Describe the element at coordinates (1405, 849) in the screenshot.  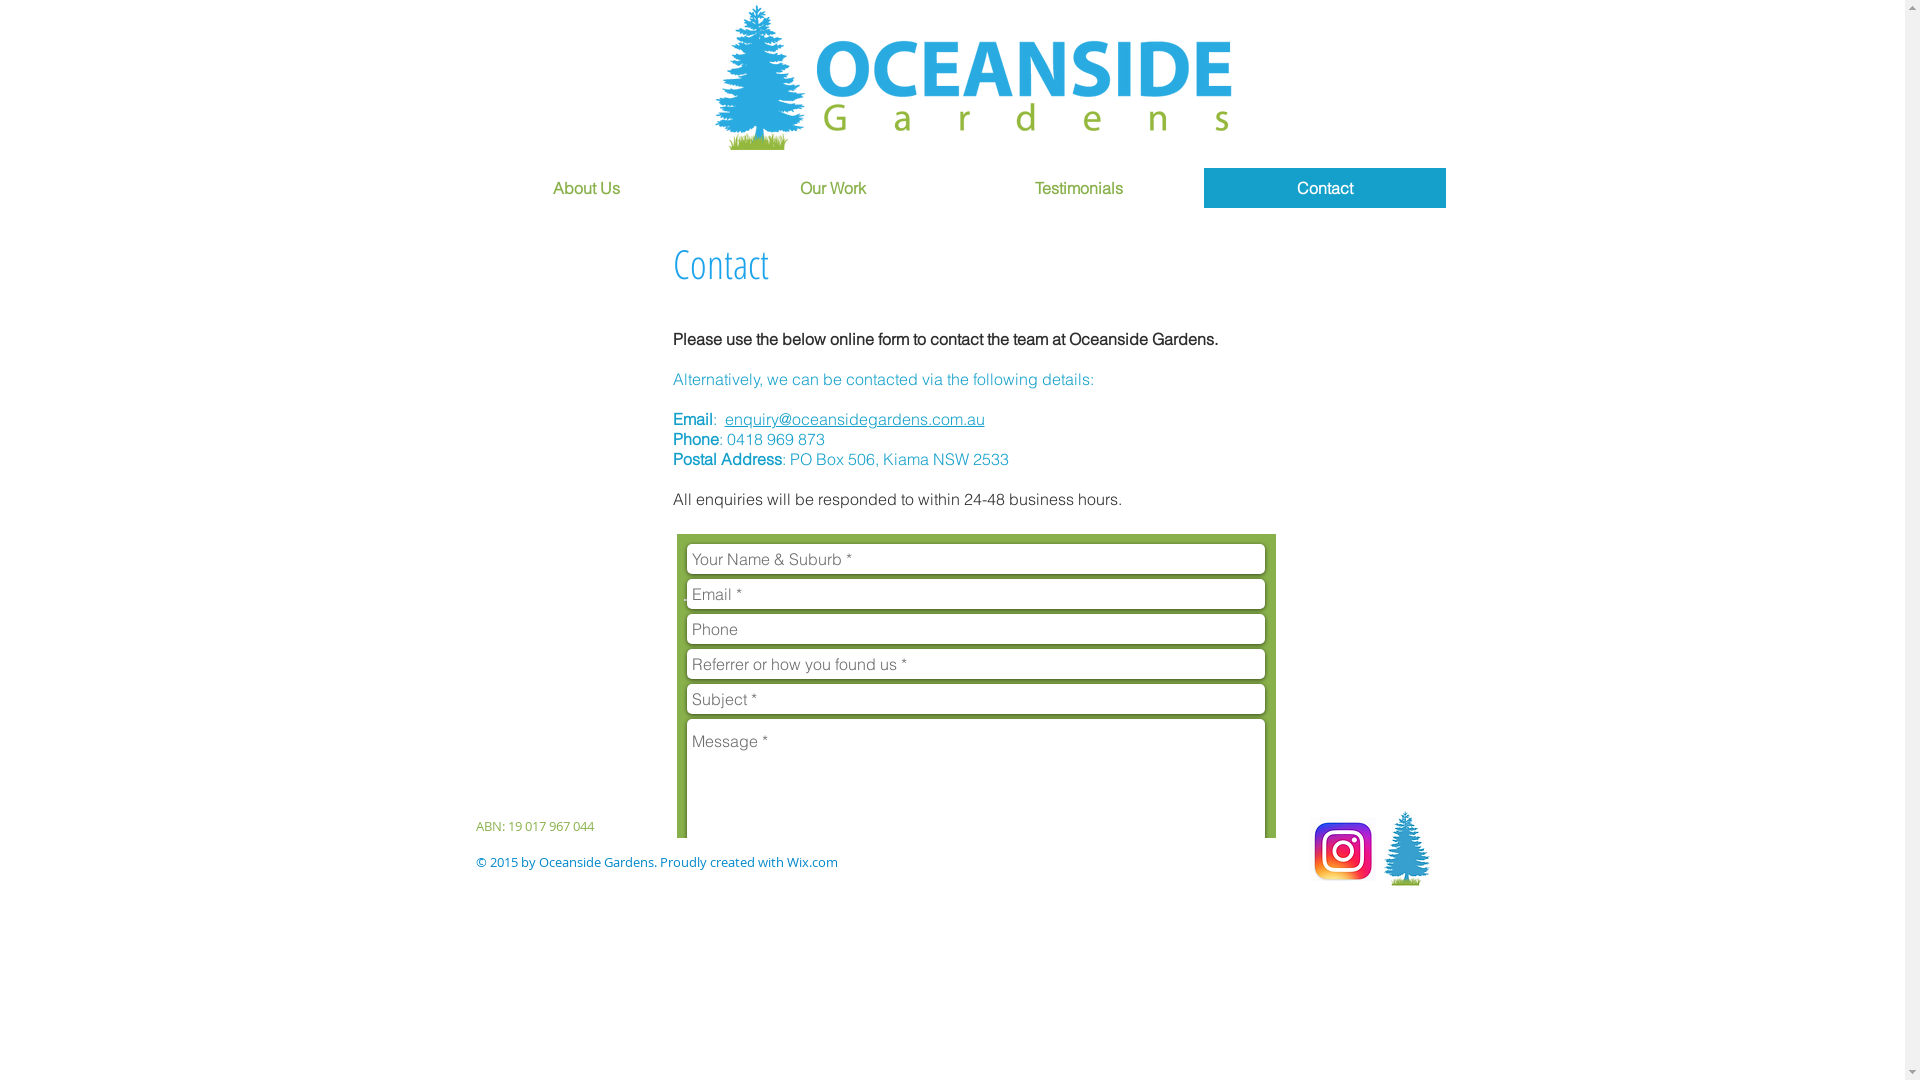
I see `'OGtree'` at that location.